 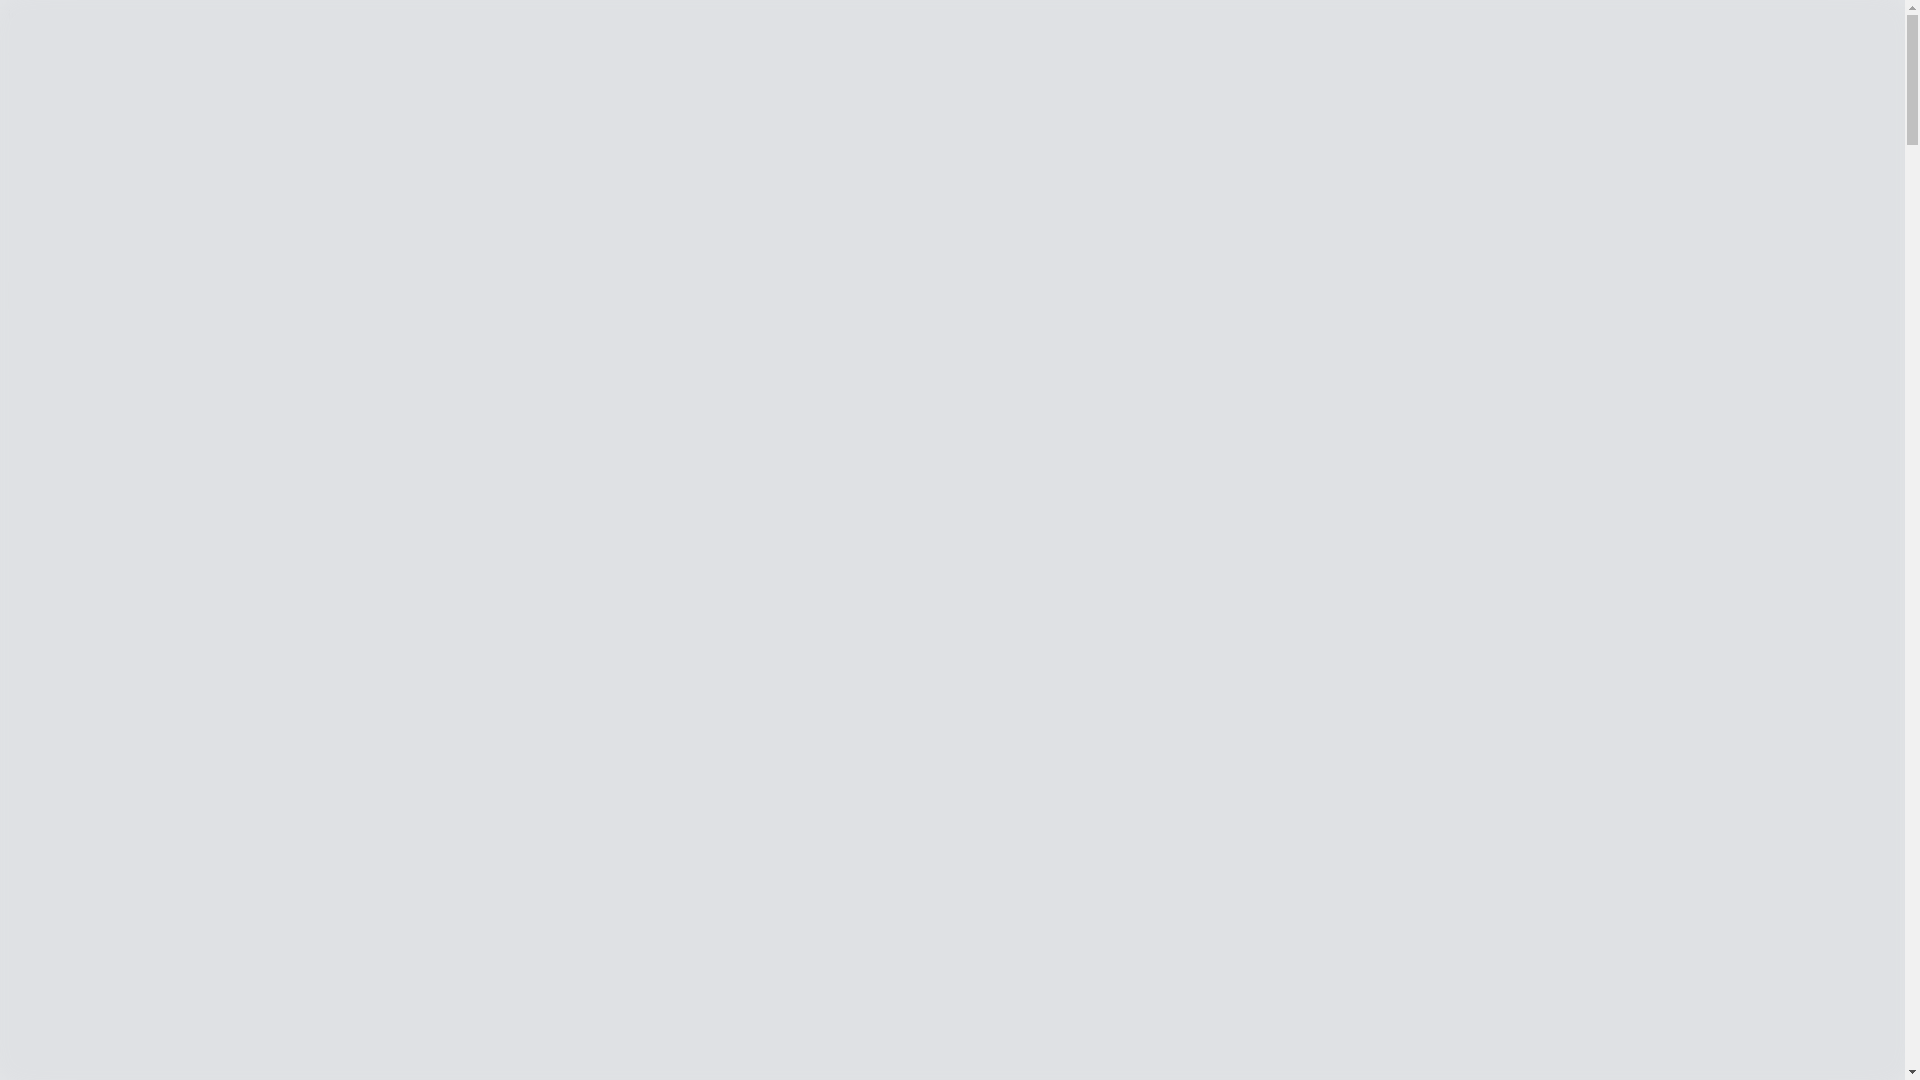 What do you see at coordinates (64, 129) in the screenshot?
I see `'Shop'` at bounding box center [64, 129].